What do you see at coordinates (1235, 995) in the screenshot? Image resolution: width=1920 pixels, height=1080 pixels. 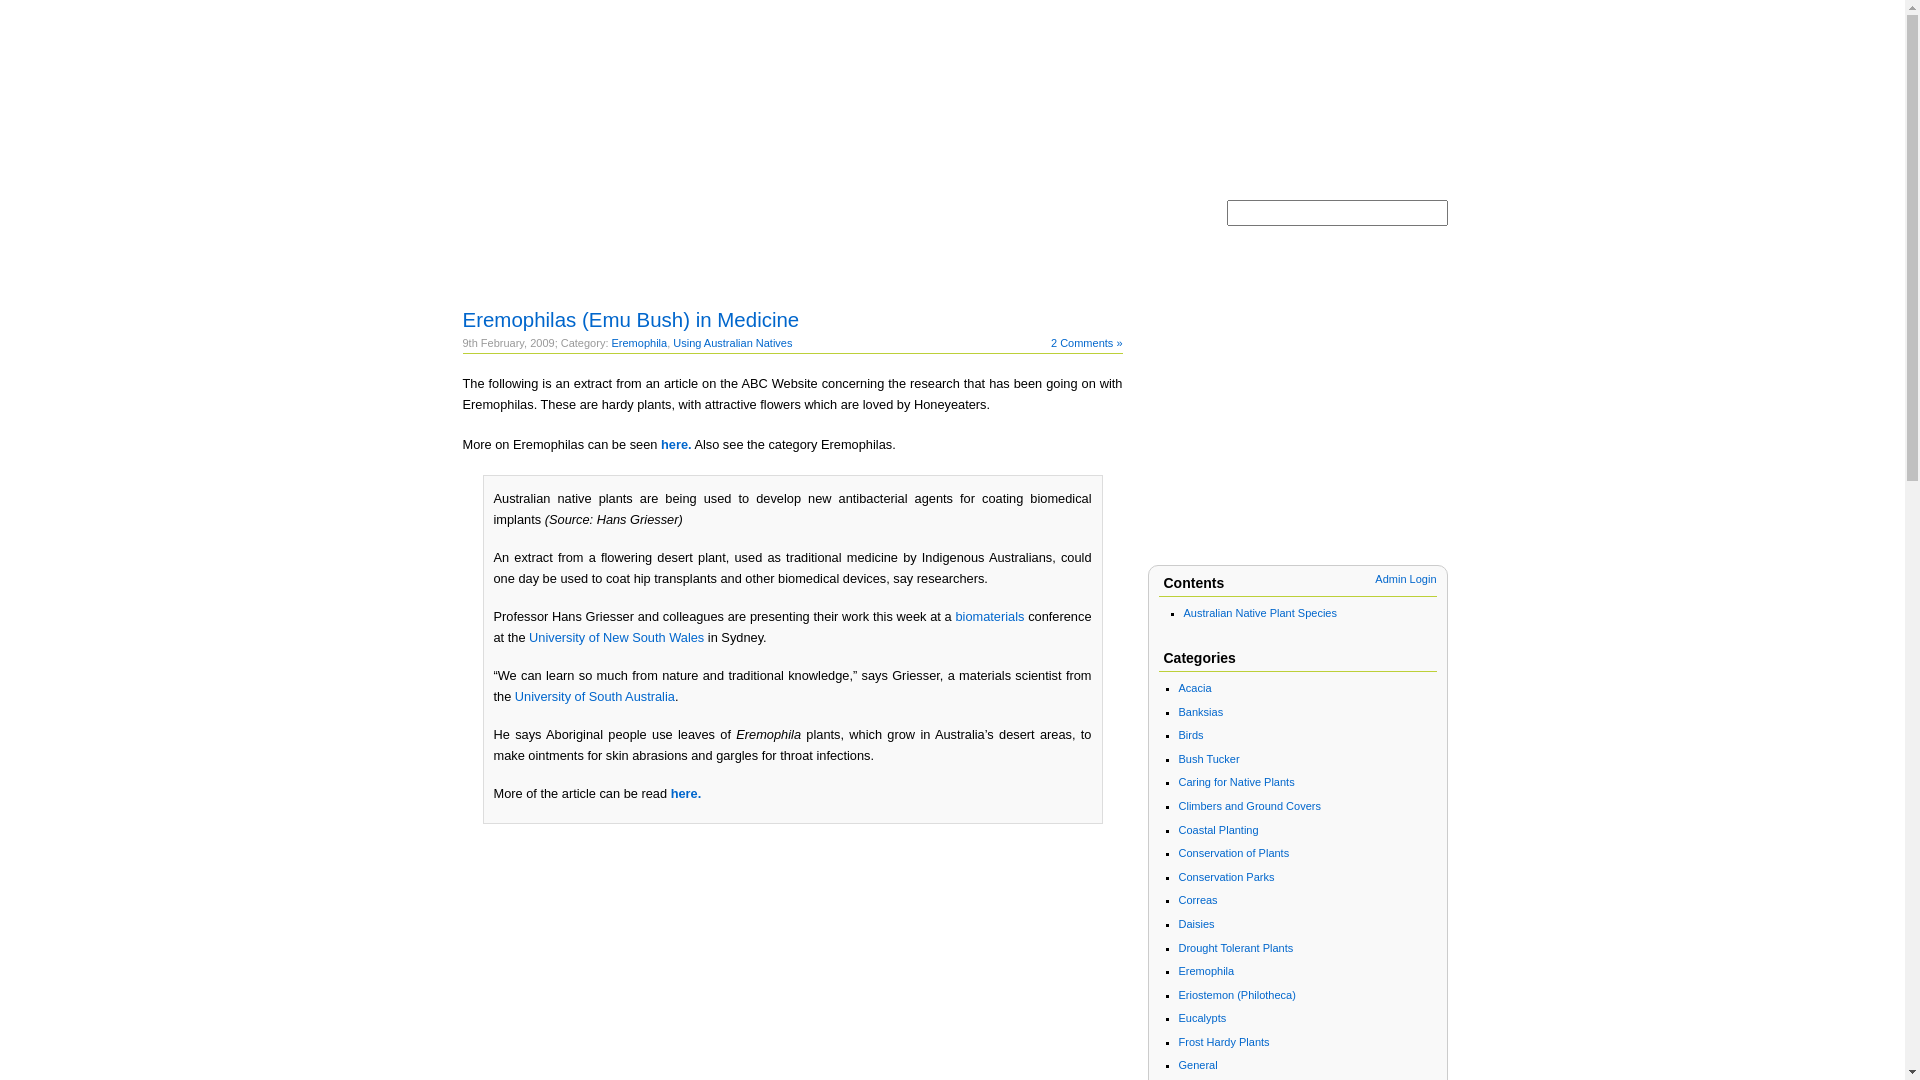 I see `'Eriostemon (Philotheca)'` at bounding box center [1235, 995].